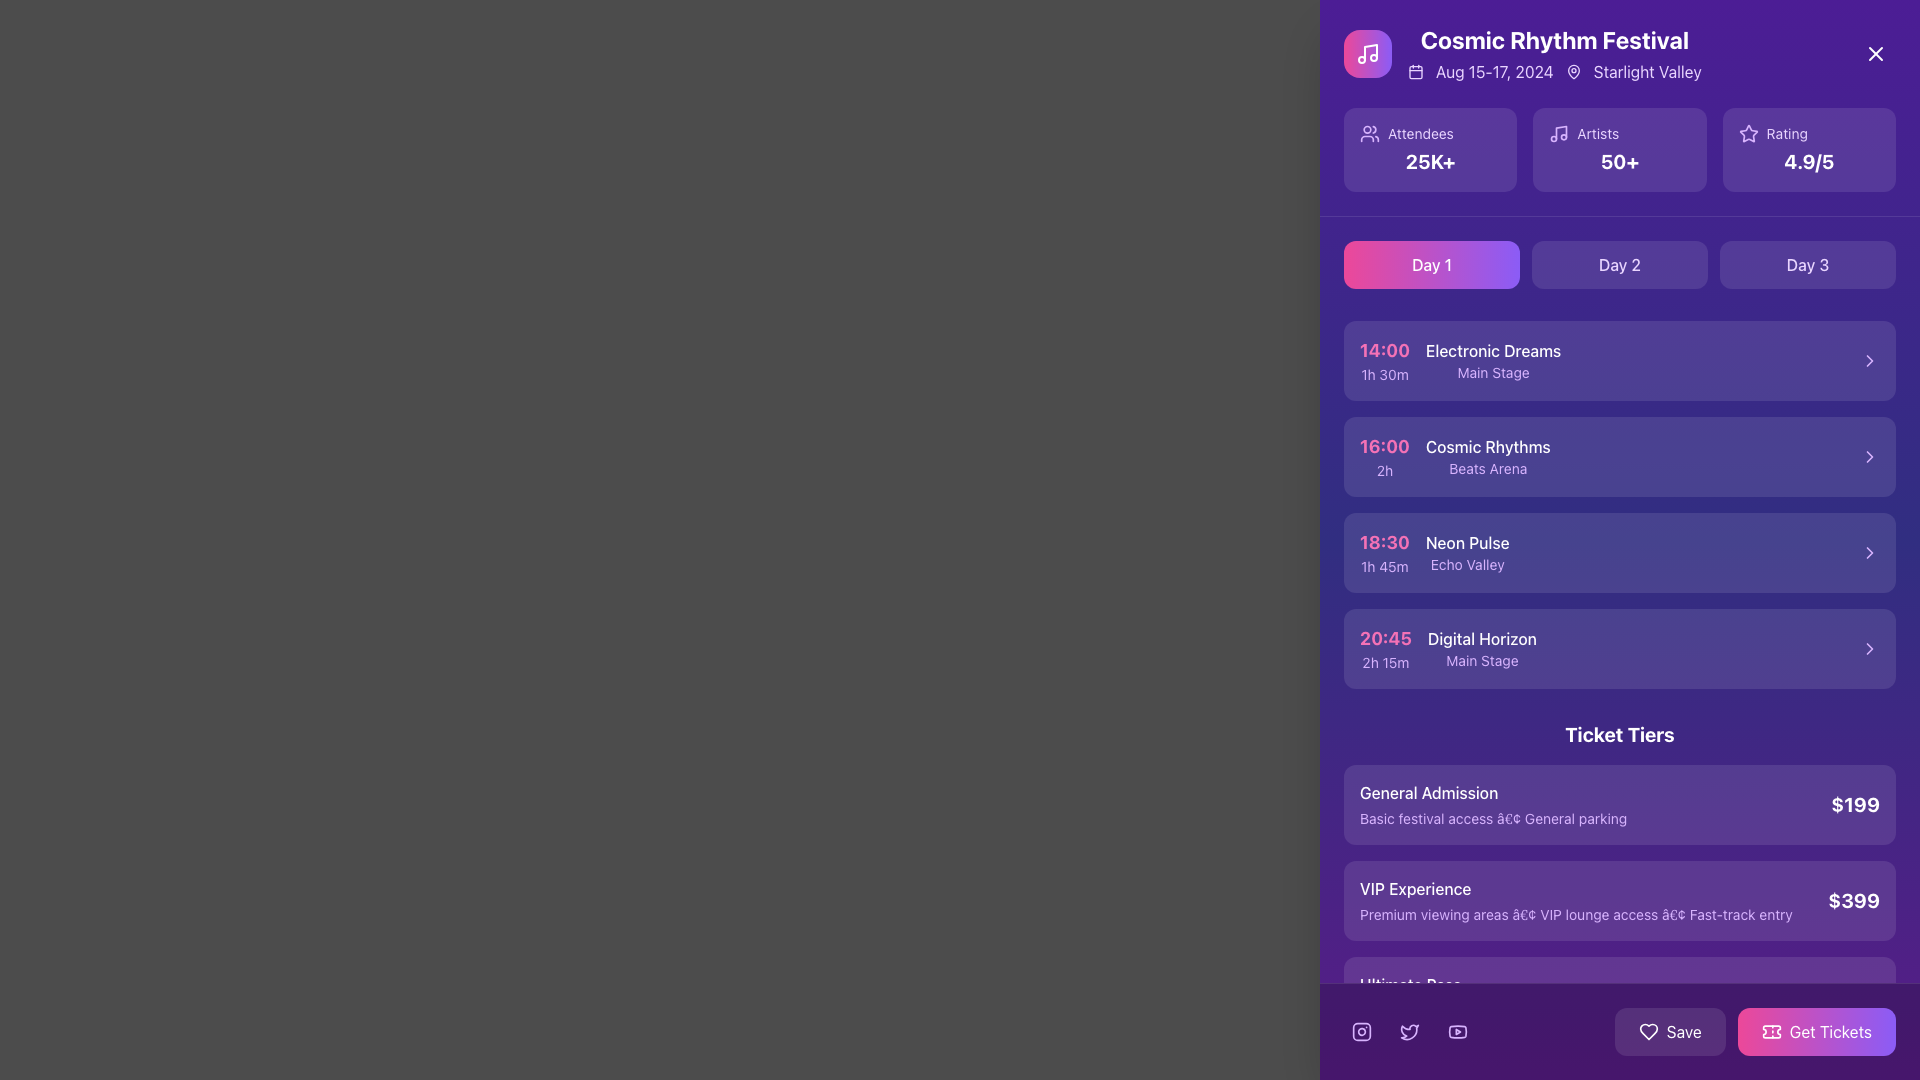 Image resolution: width=1920 pixels, height=1080 pixels. Describe the element at coordinates (1385, 638) in the screenshot. I see `the time '20:45' displayed in bold pink font` at that location.